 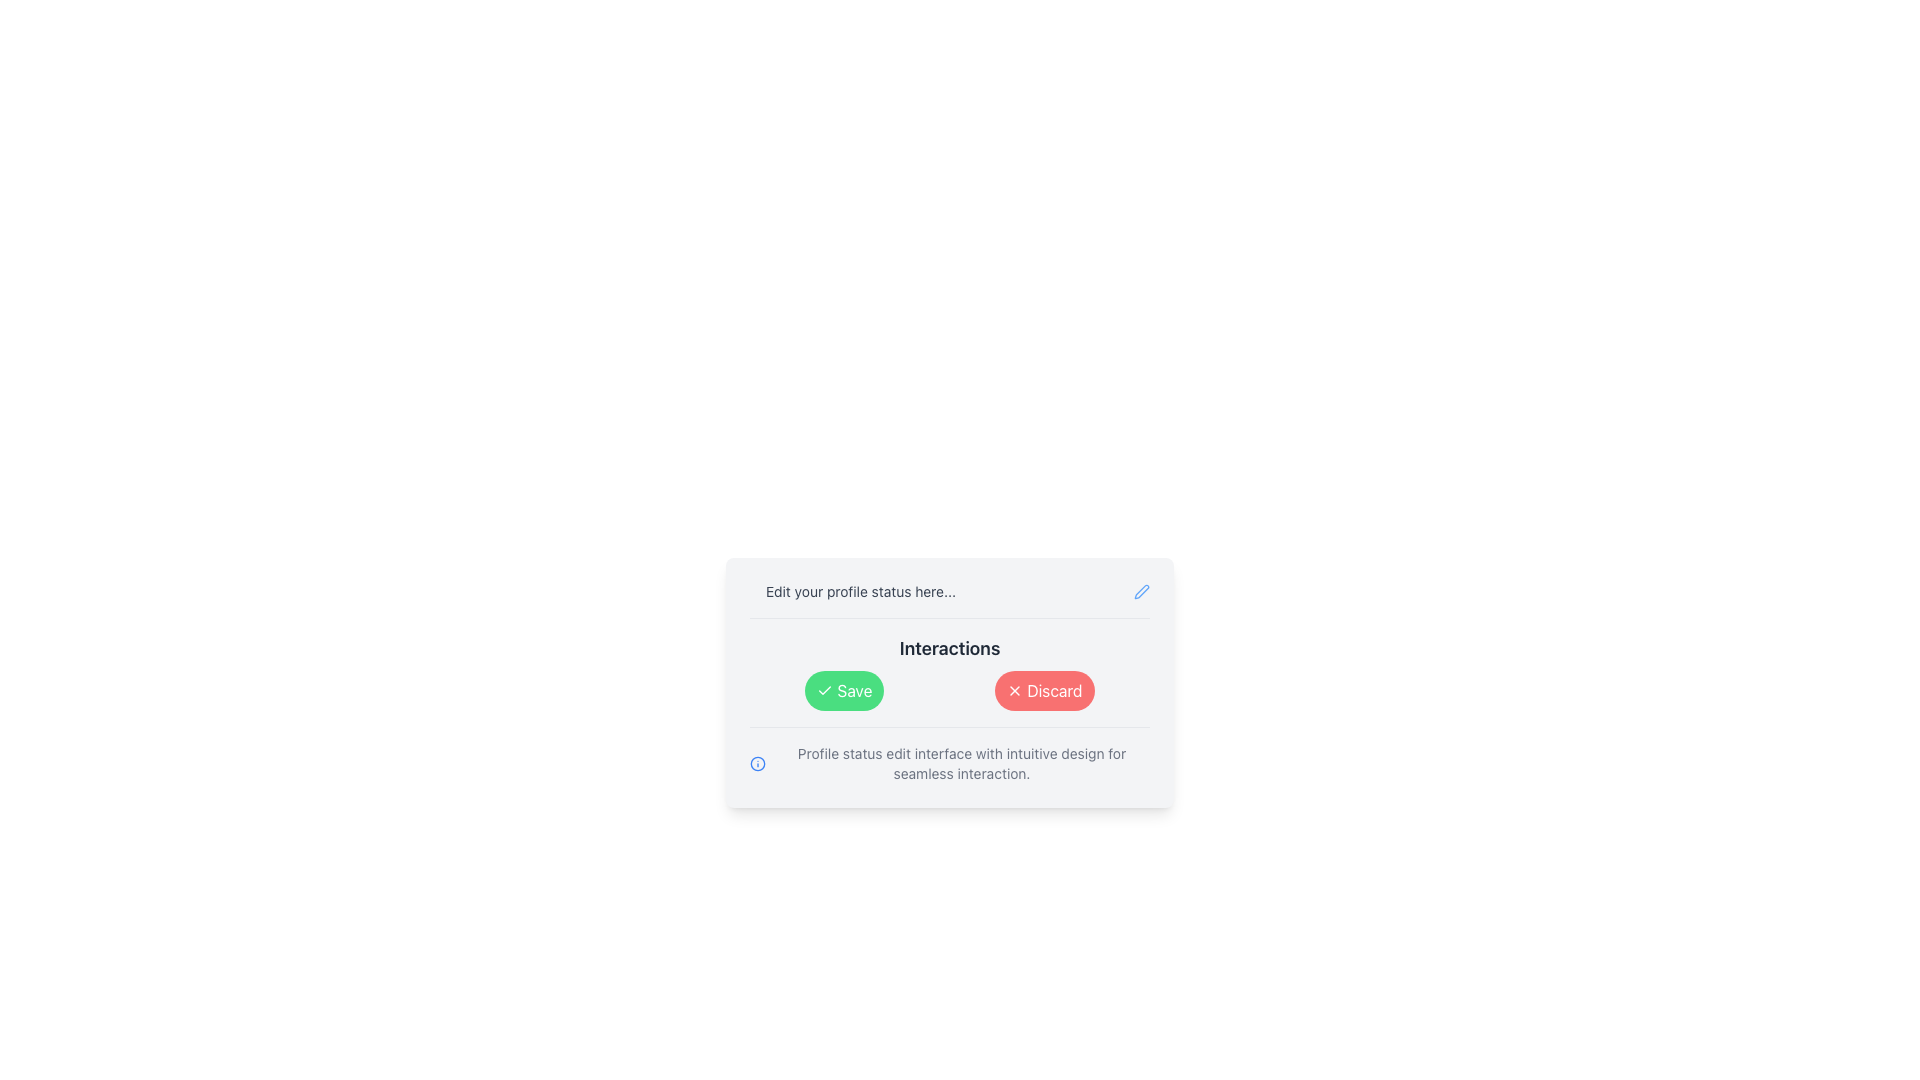 I want to click on the small blue pen icon located at the top-right corner next to the label 'Edit your profile status here...', so click(x=1142, y=590).